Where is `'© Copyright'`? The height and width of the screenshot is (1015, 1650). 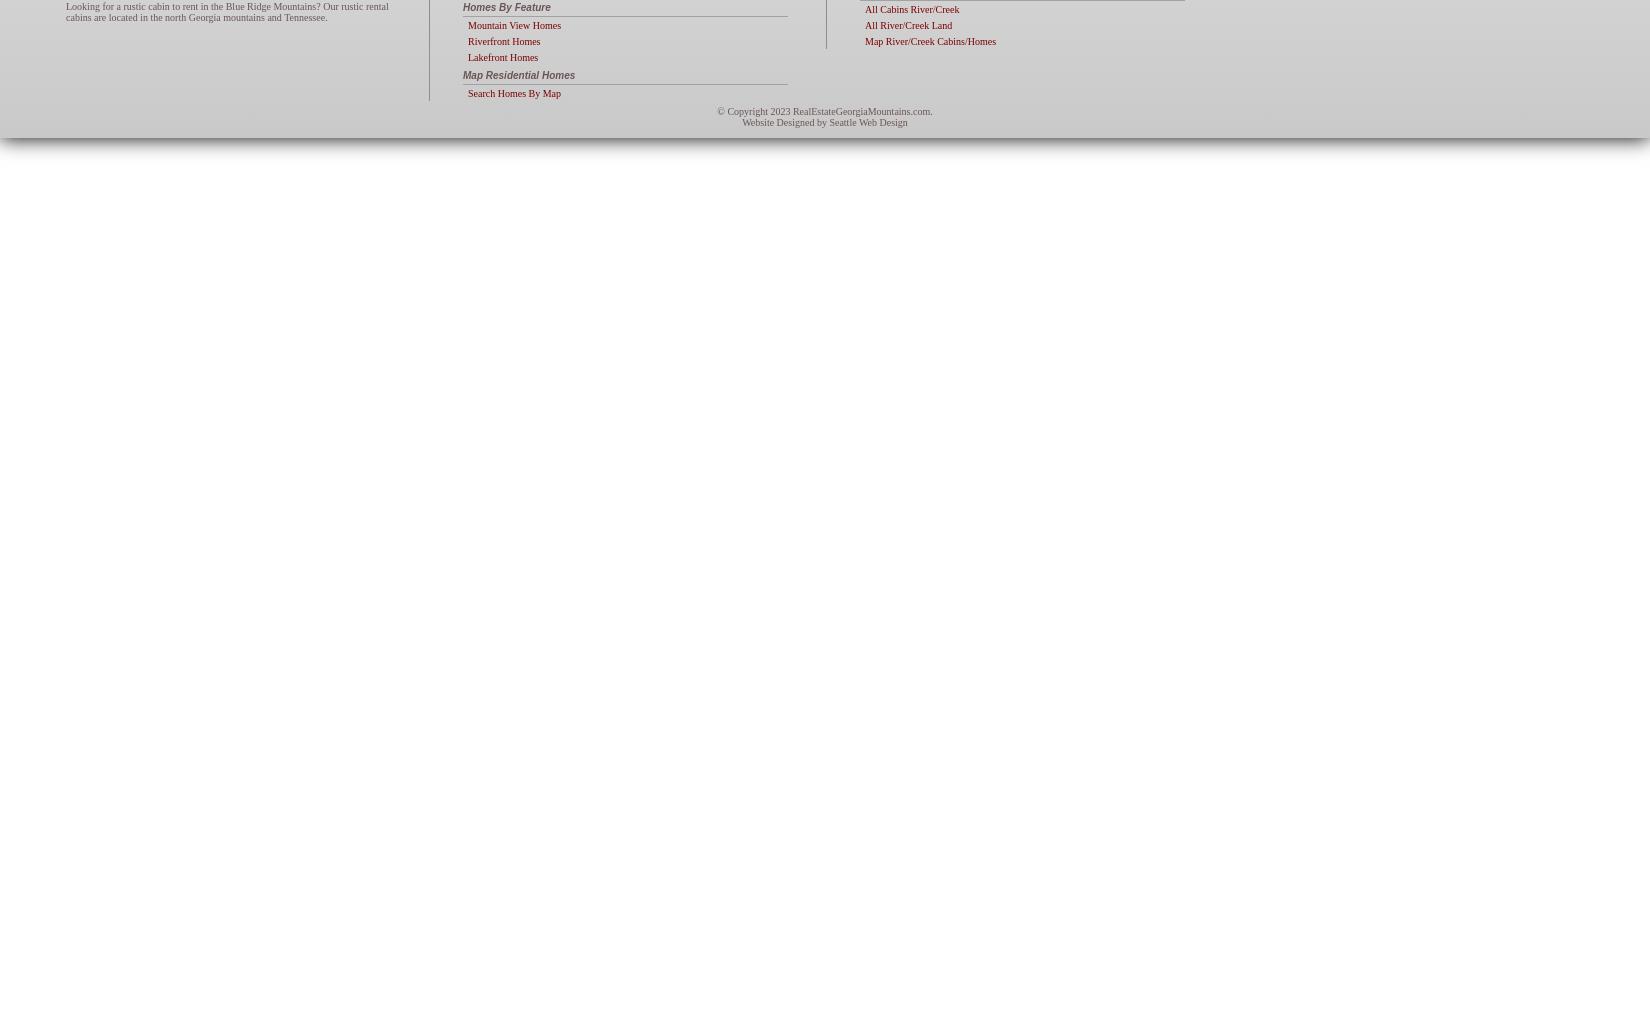
'© Copyright' is located at coordinates (742, 110).